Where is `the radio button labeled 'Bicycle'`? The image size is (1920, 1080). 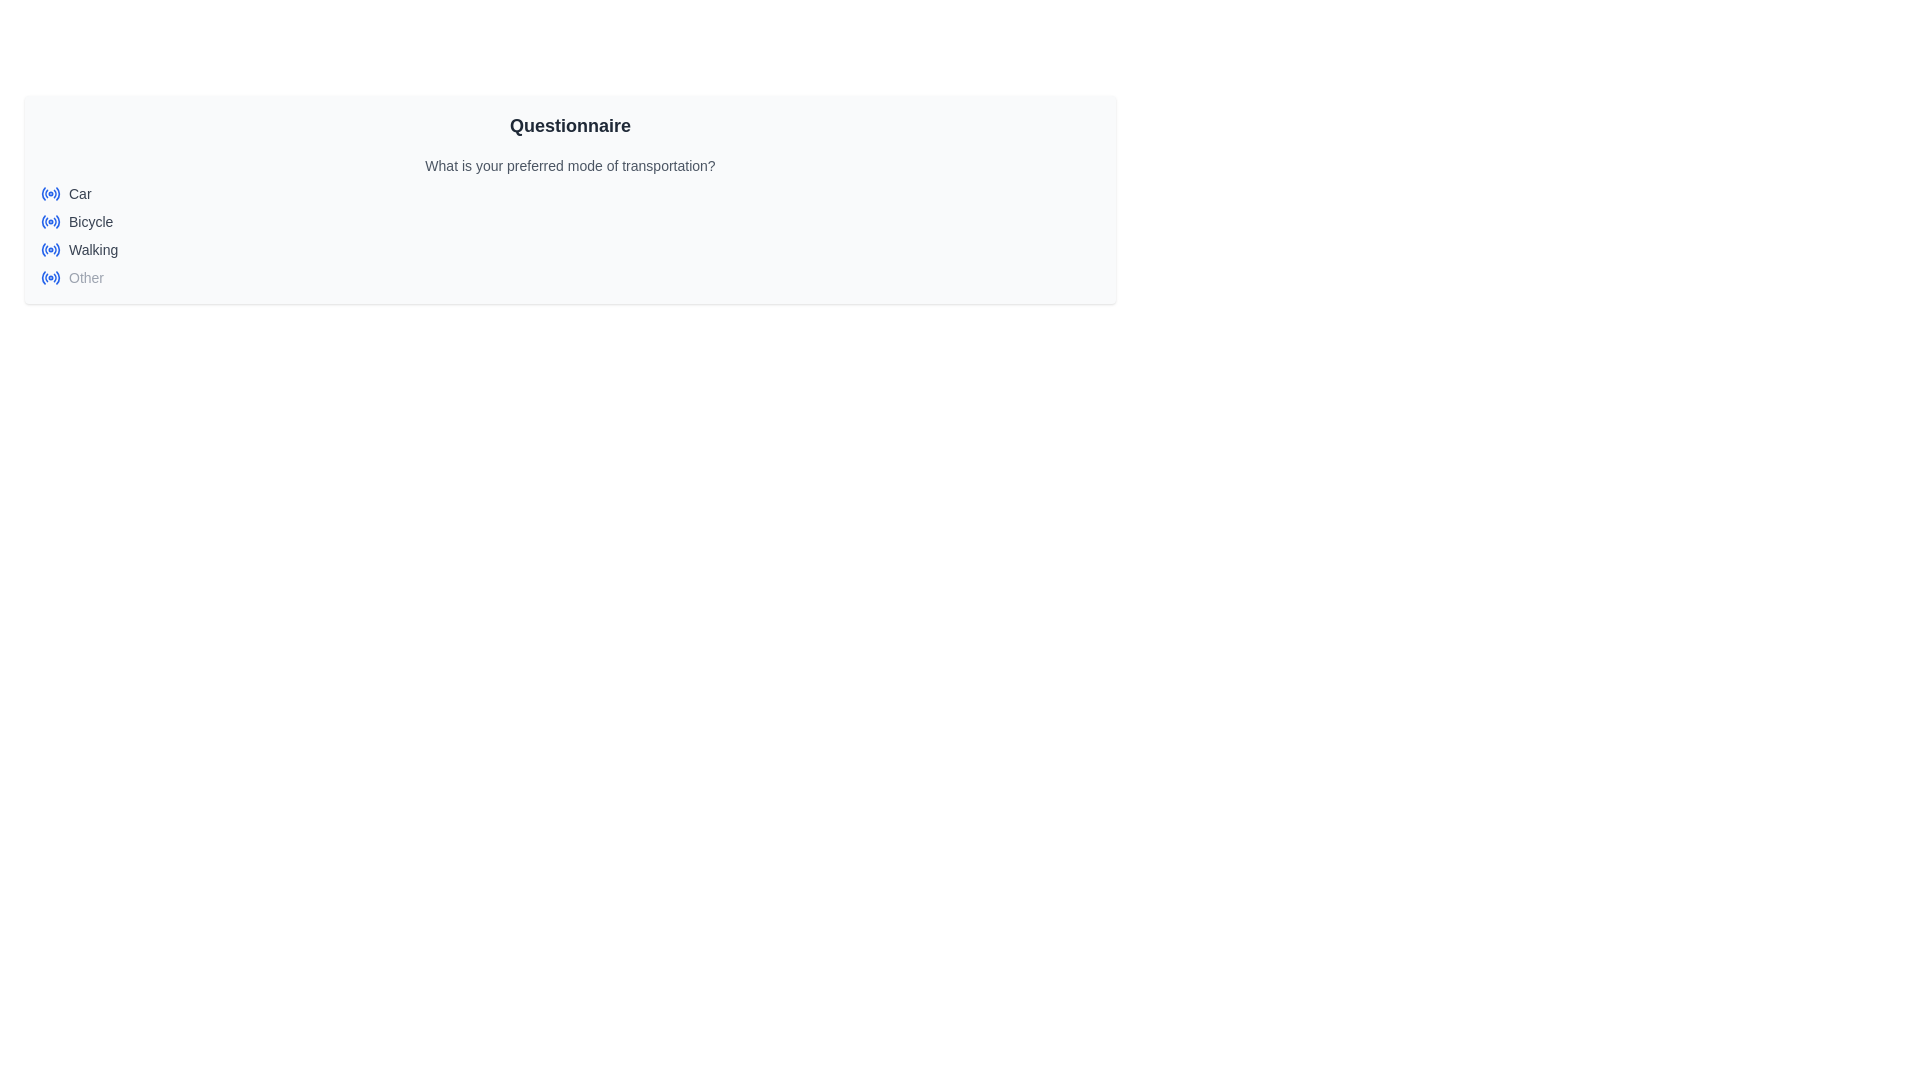 the radio button labeled 'Bicycle' is located at coordinates (51, 222).